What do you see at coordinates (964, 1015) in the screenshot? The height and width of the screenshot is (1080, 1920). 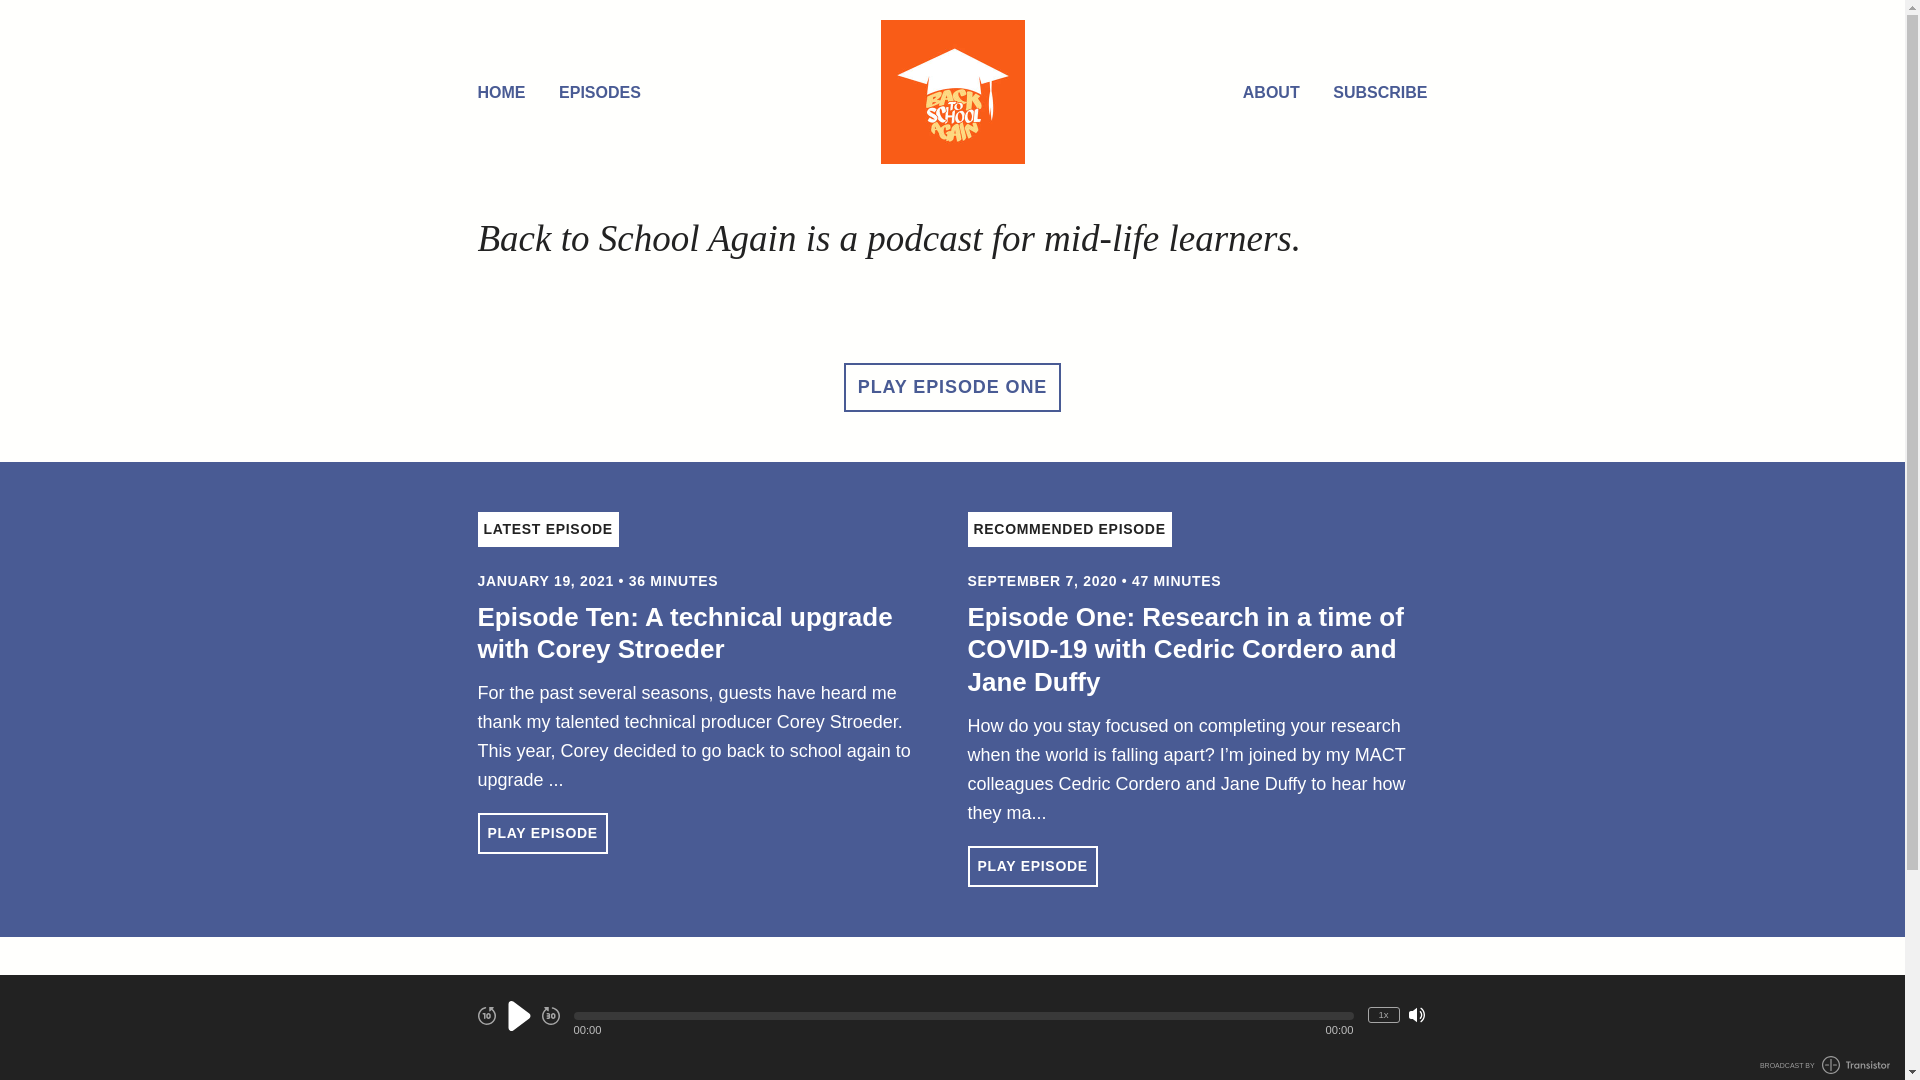 I see `'Seek within Episode'` at bounding box center [964, 1015].